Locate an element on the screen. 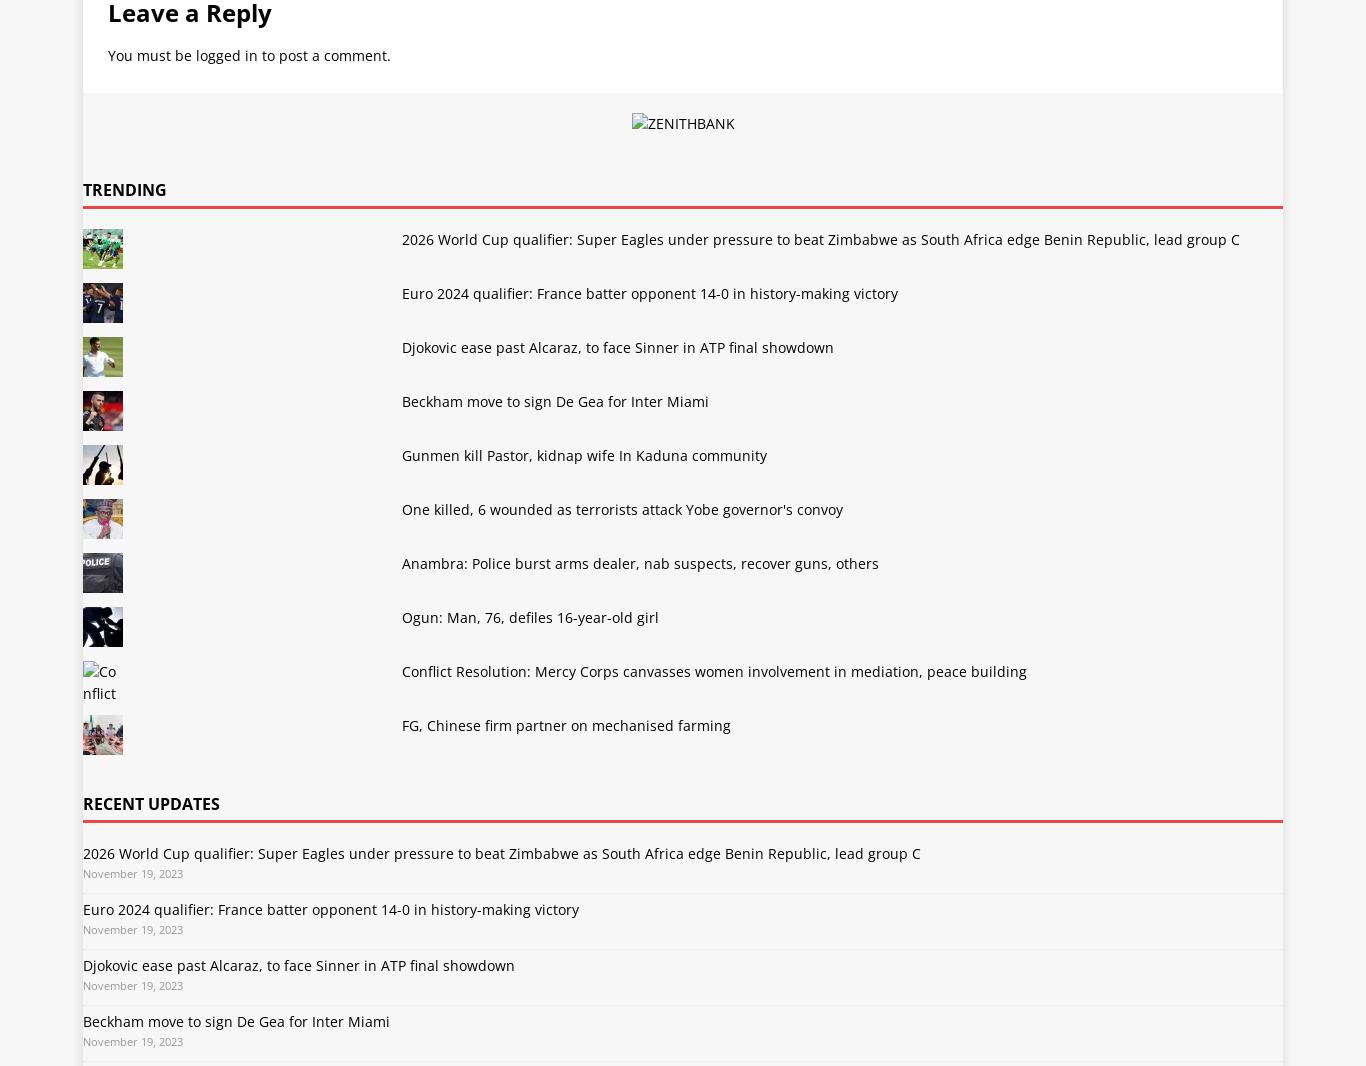  'You must be' is located at coordinates (151, 54).